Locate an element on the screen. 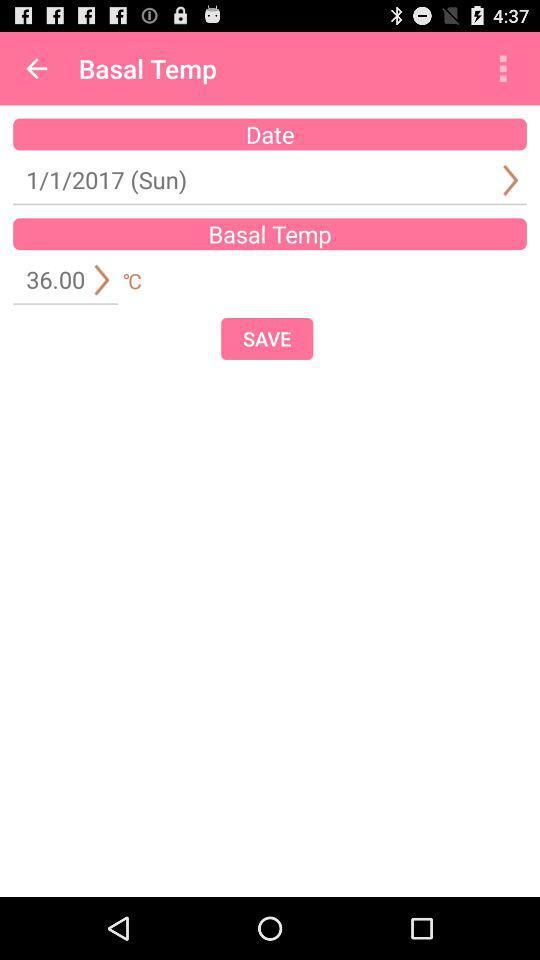 The width and height of the screenshot is (540, 960). save item is located at coordinates (267, 338).